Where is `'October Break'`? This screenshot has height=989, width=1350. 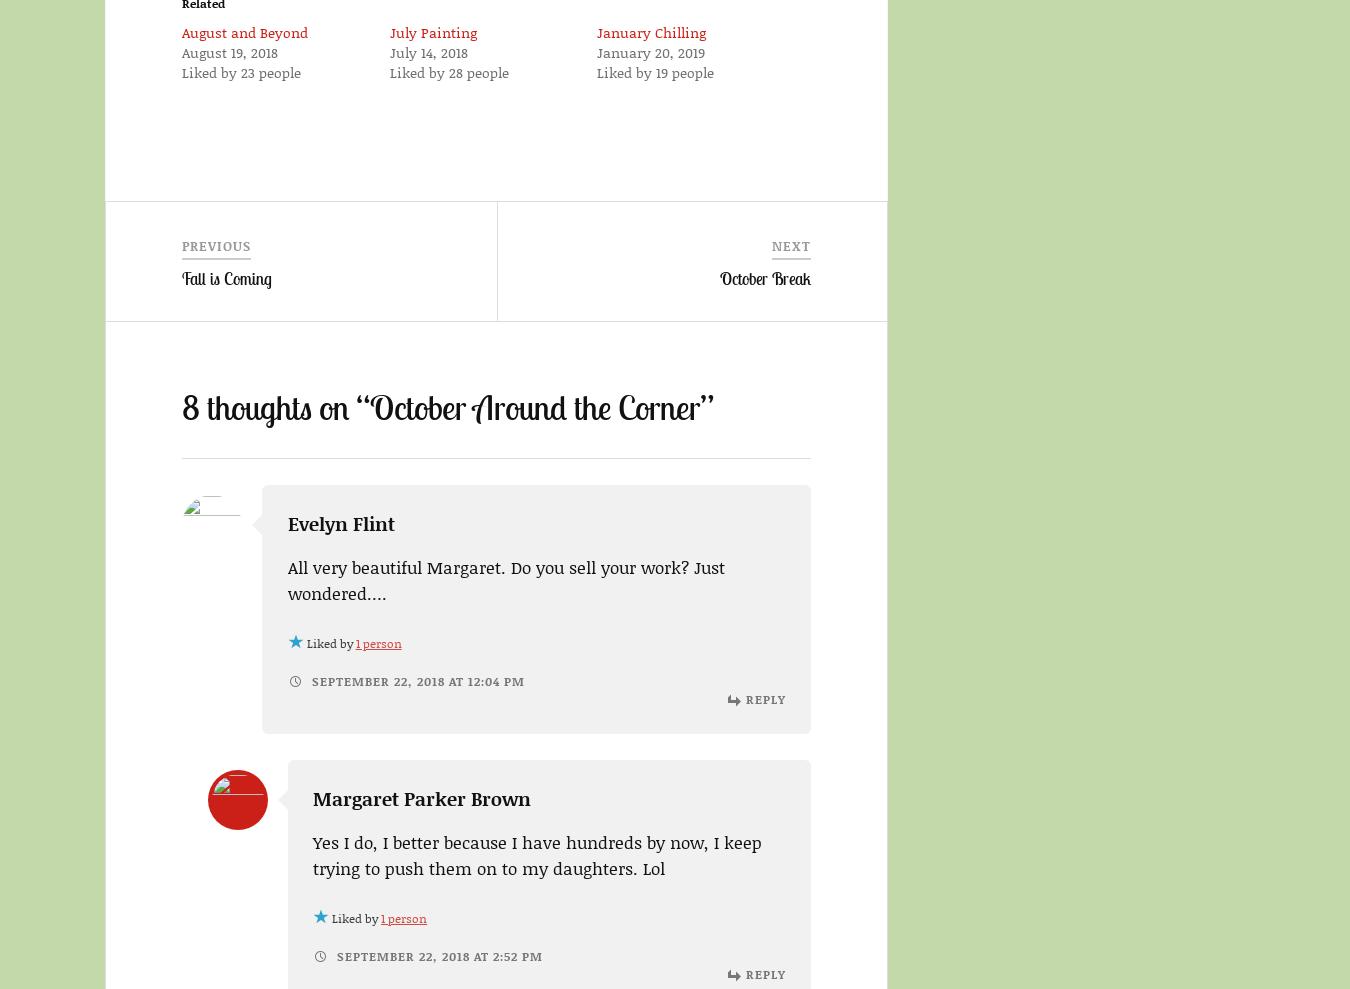
'October Break' is located at coordinates (764, 278).